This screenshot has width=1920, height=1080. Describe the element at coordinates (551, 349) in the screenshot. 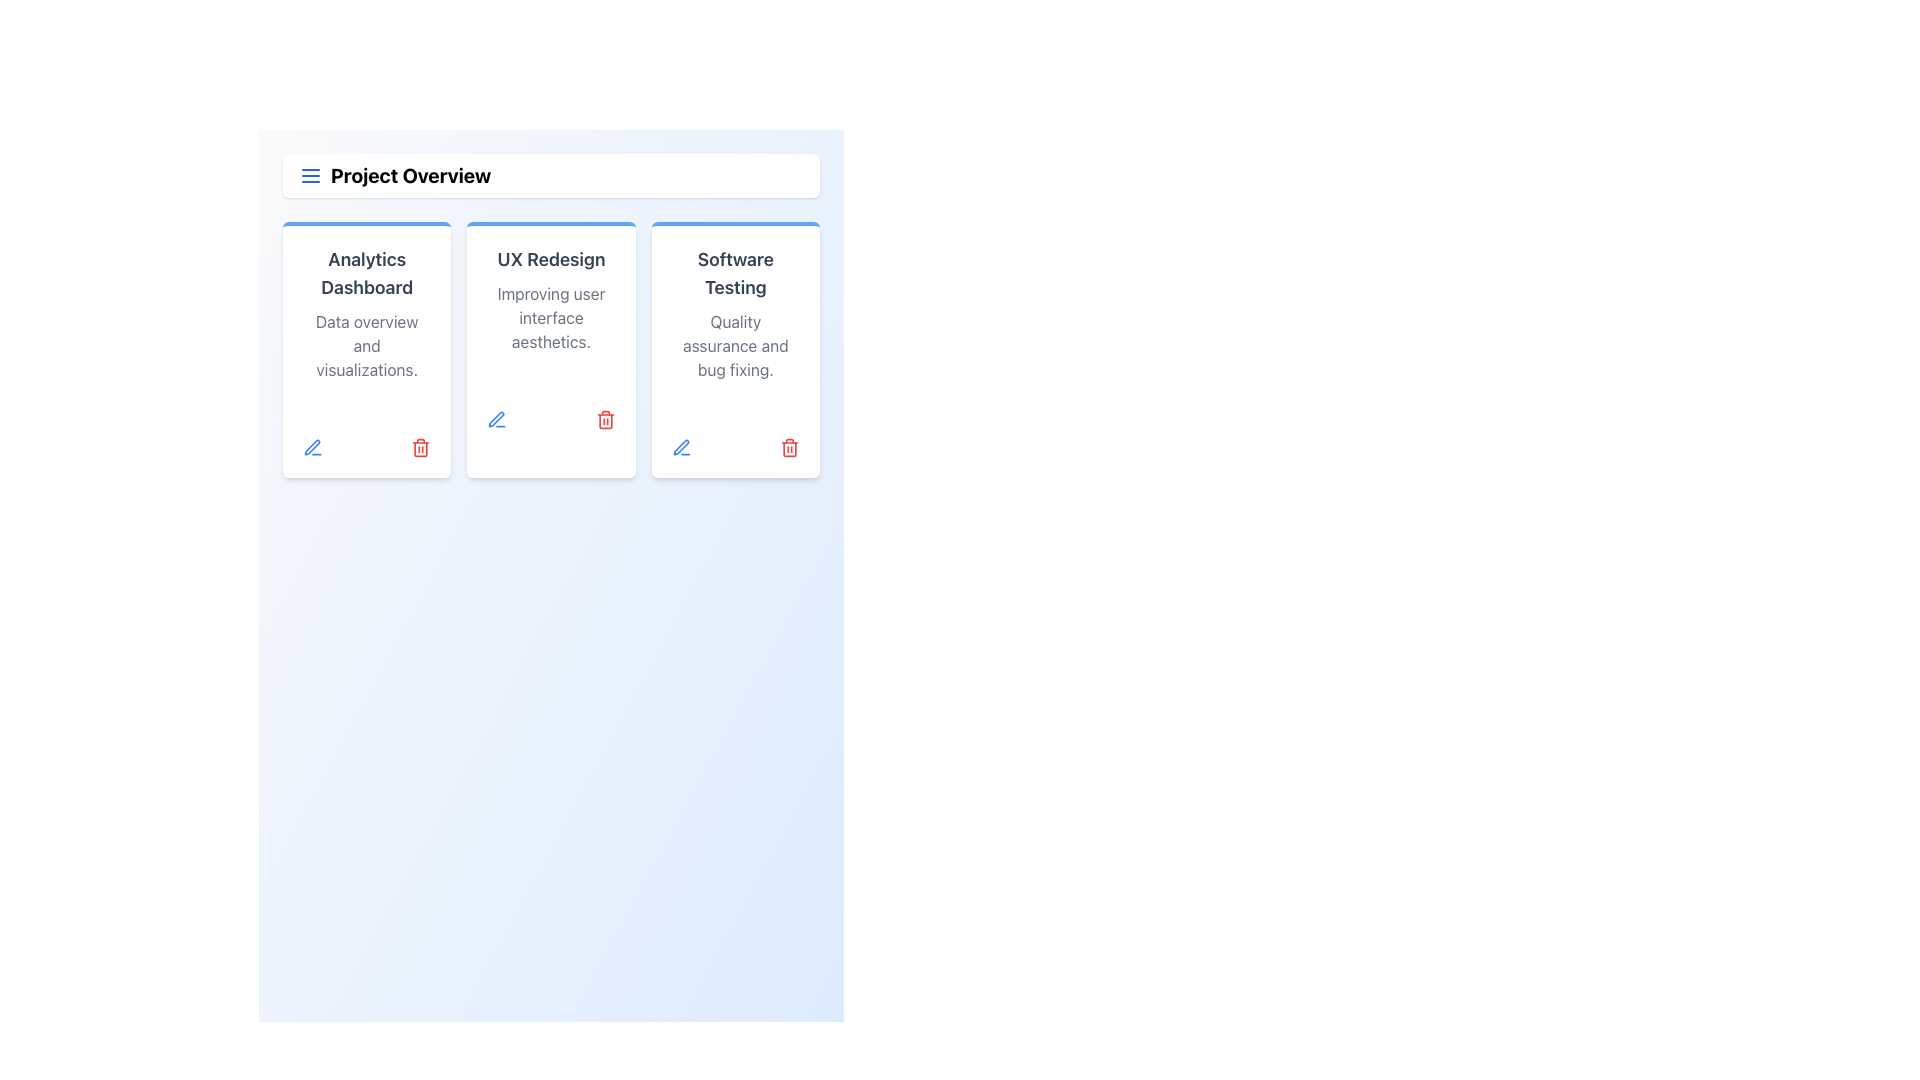

I see `the middle card titled 'UX Redesign'` at that location.